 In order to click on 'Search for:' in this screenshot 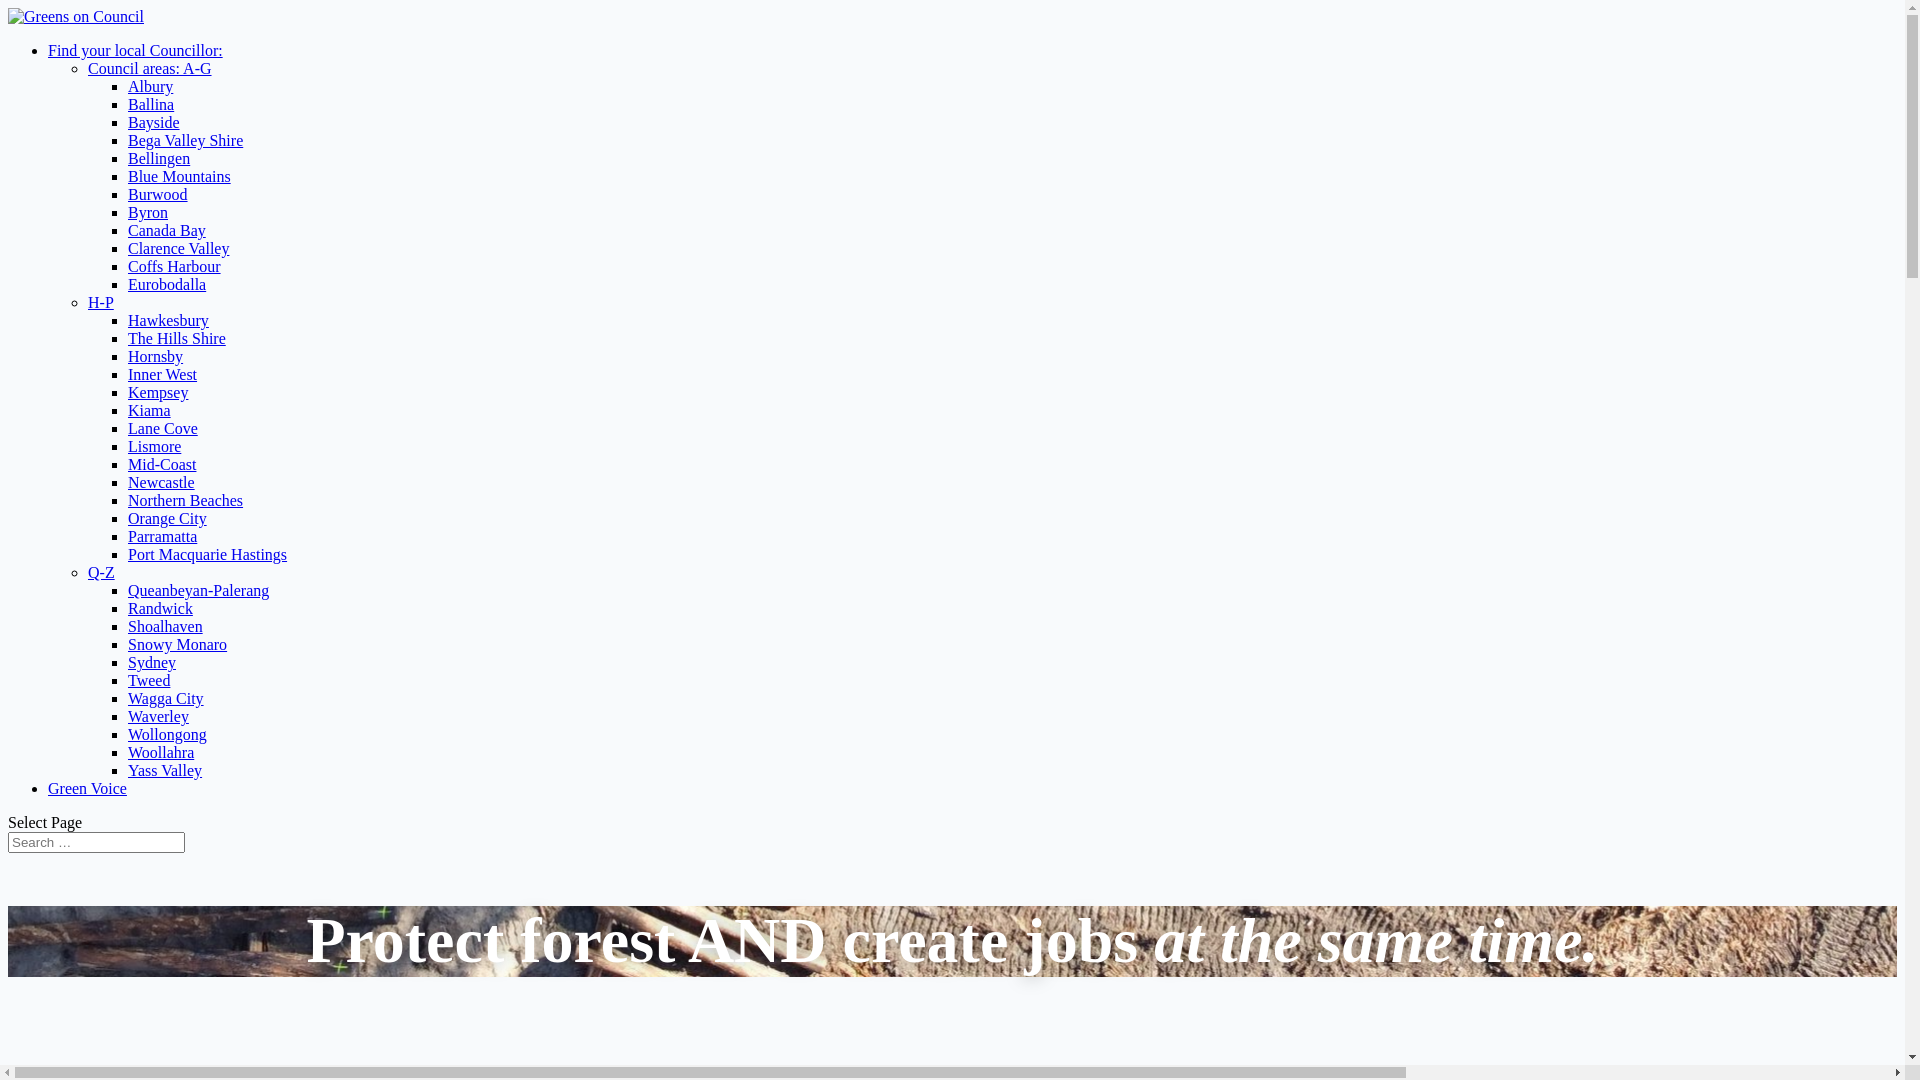, I will do `click(95, 842)`.